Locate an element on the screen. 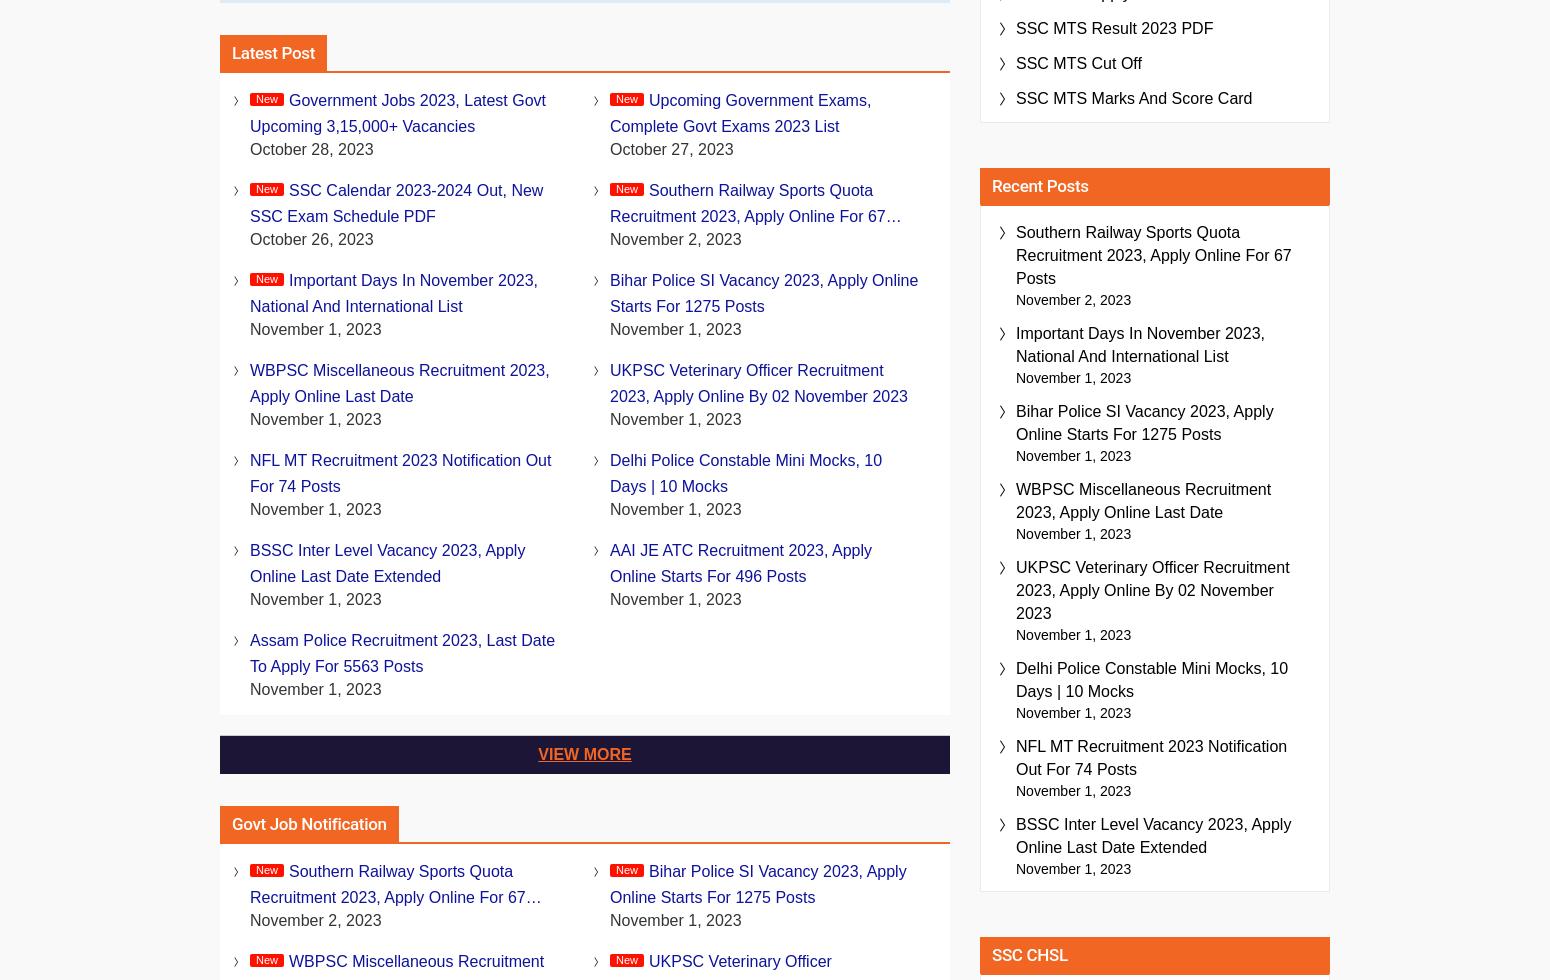  'SSC MTS Cut Off' is located at coordinates (1078, 62).